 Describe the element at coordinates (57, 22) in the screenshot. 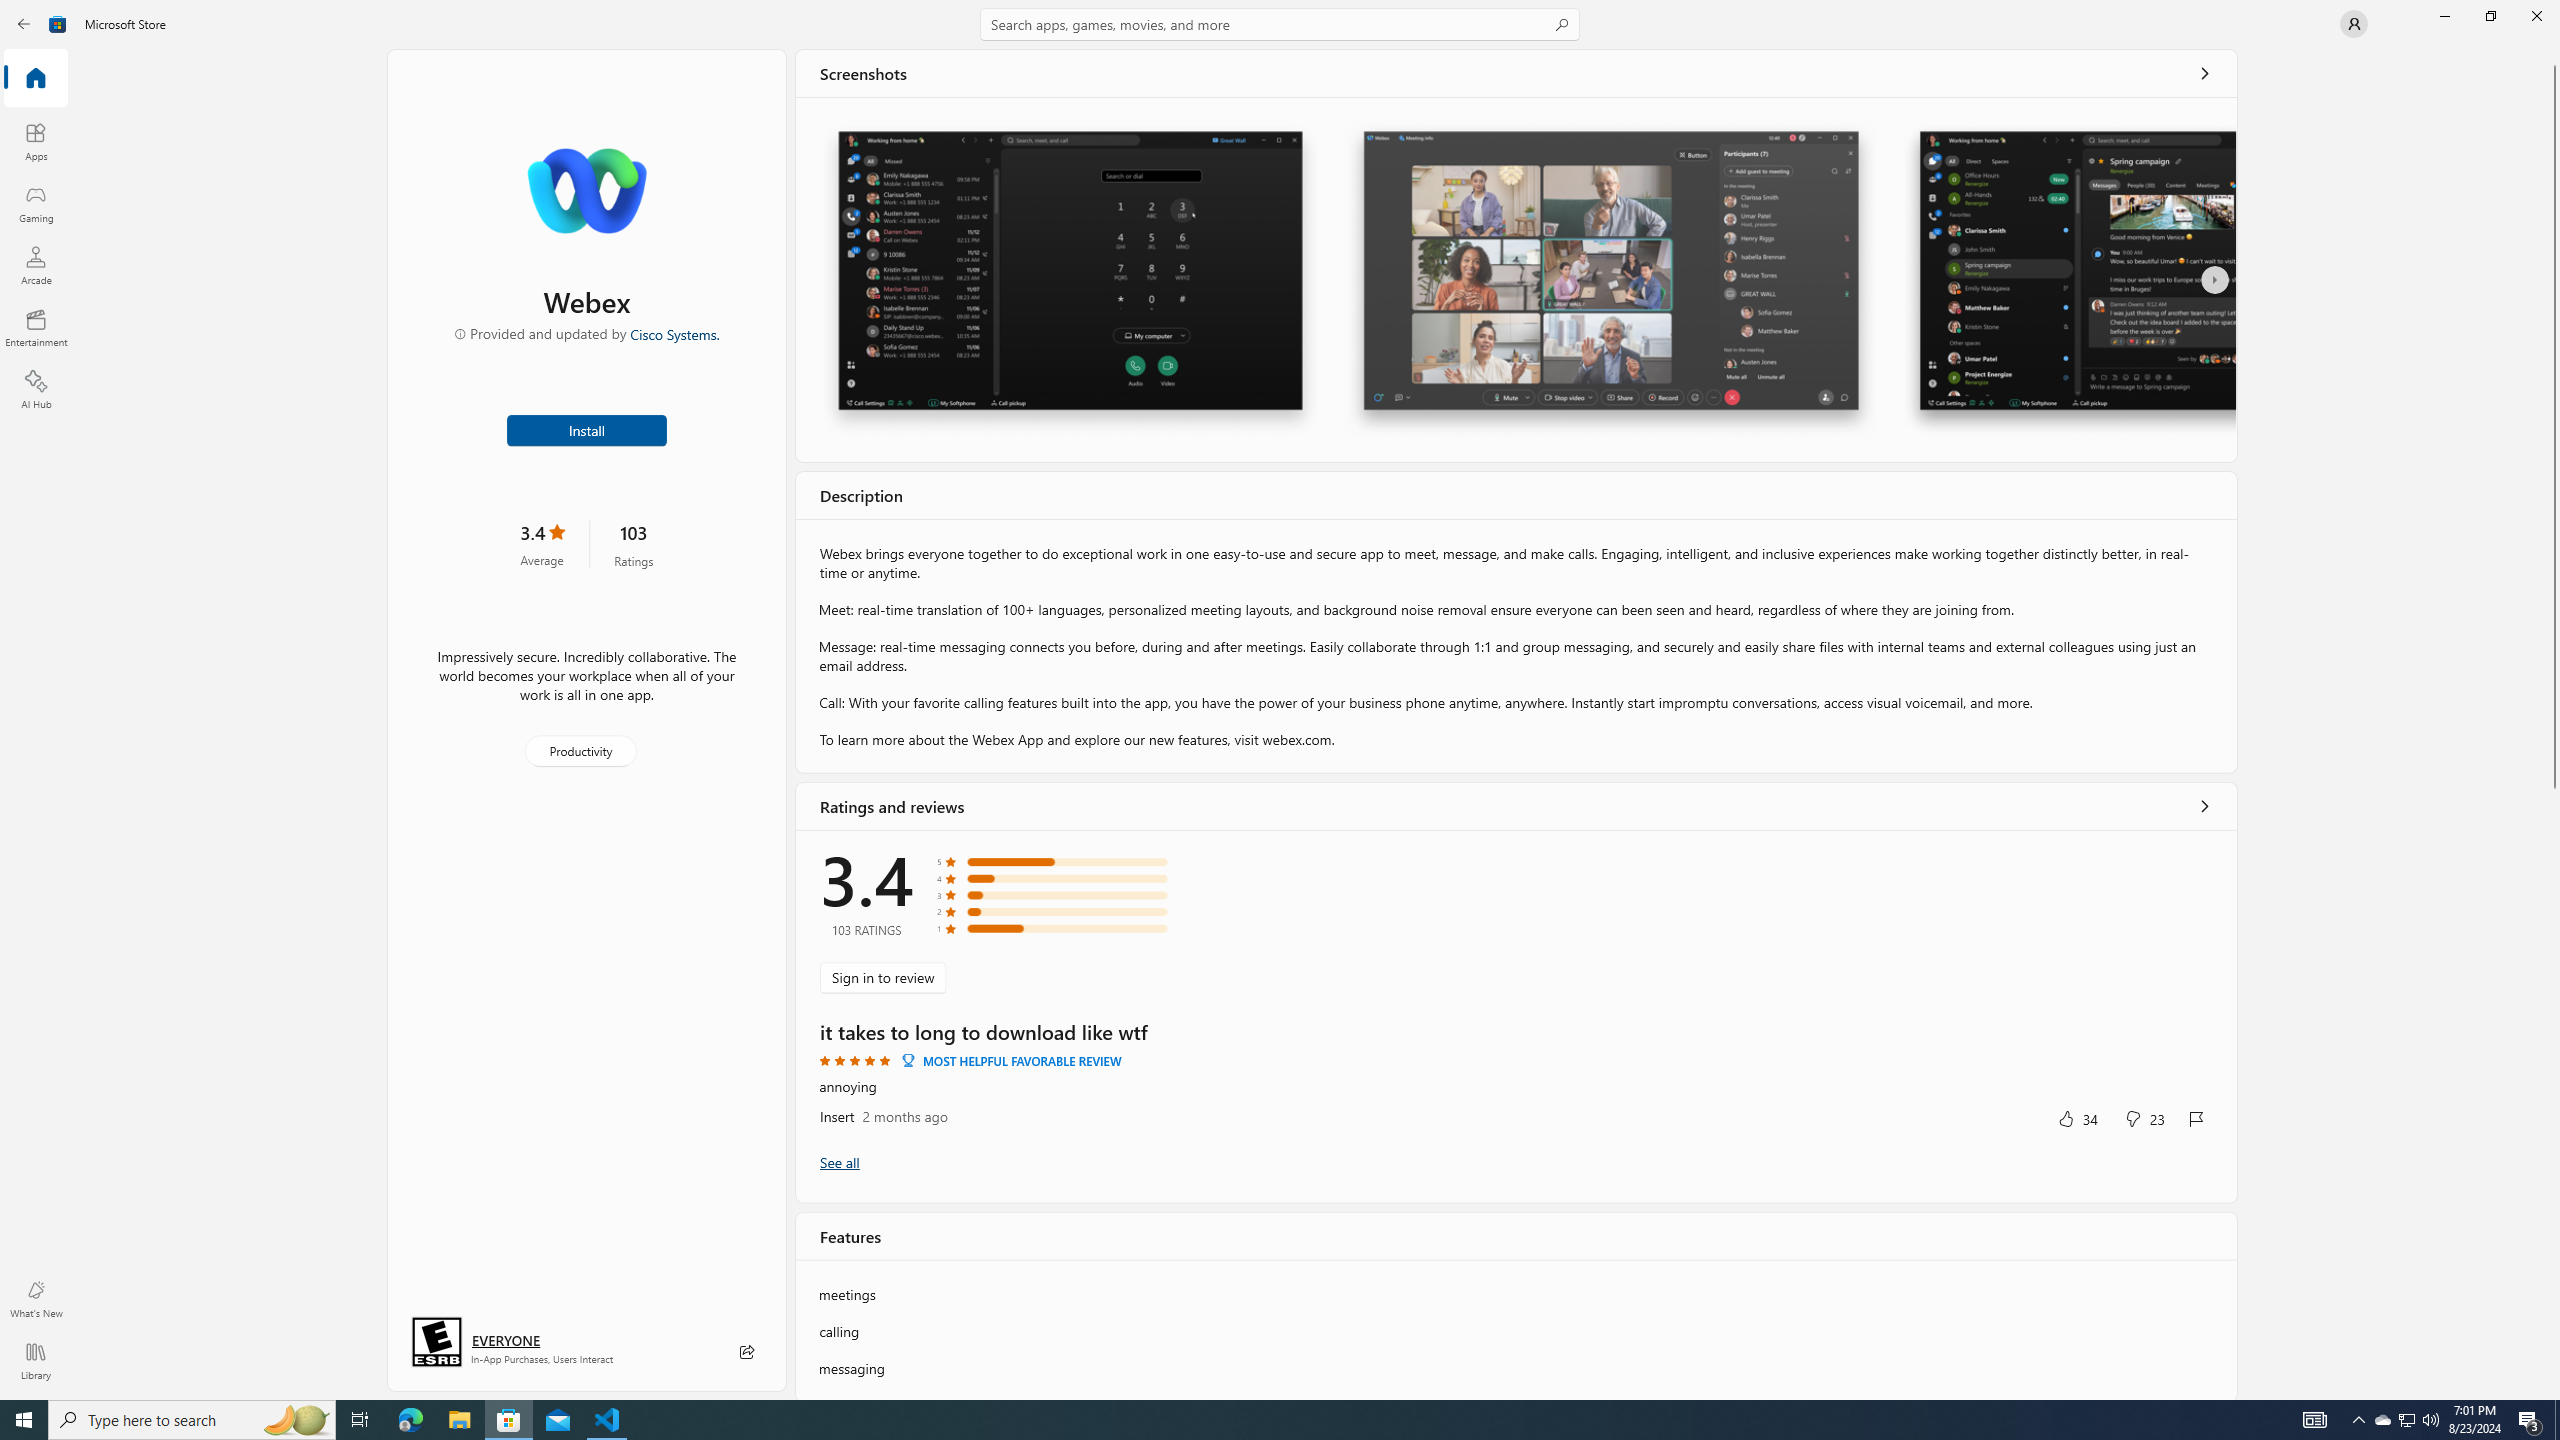

I see `'Class: Image'` at that location.